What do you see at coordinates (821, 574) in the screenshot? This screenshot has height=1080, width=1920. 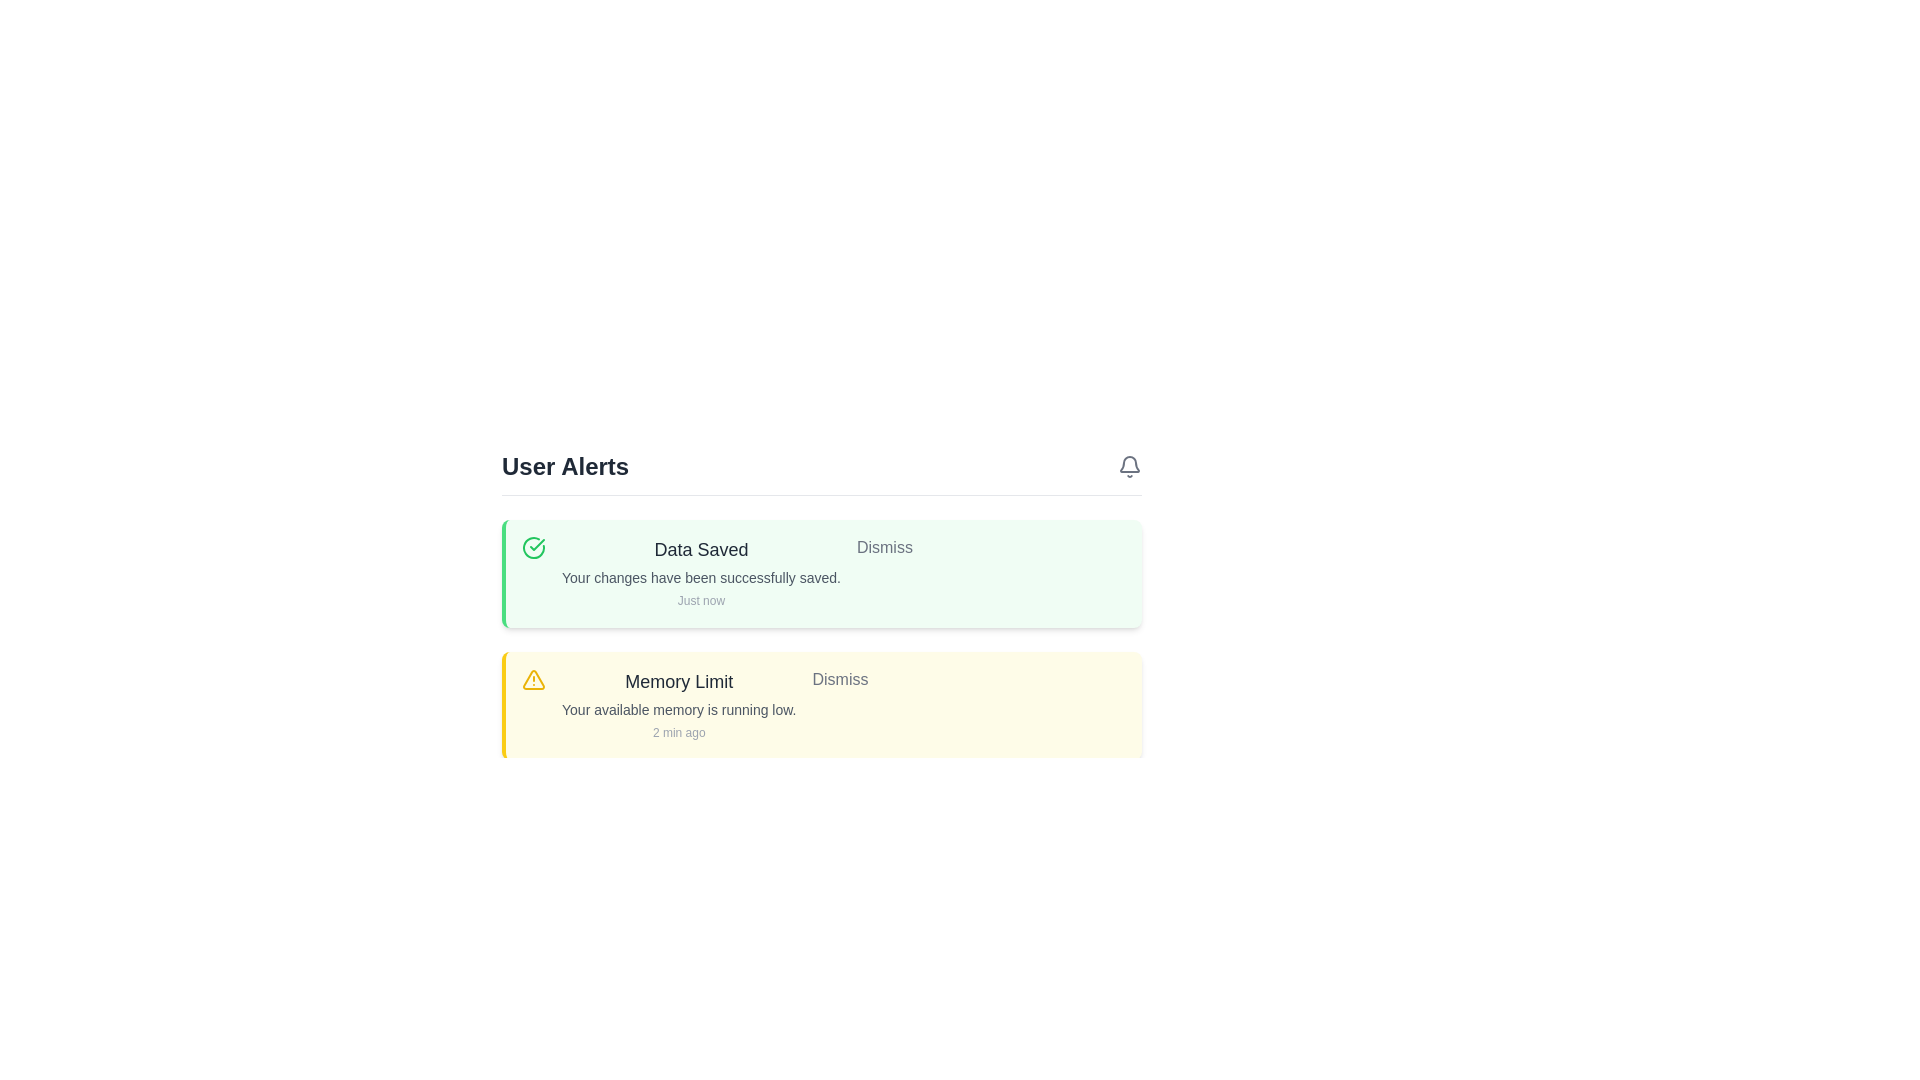 I see `the 'Data Saved' alert to read its details` at bounding box center [821, 574].